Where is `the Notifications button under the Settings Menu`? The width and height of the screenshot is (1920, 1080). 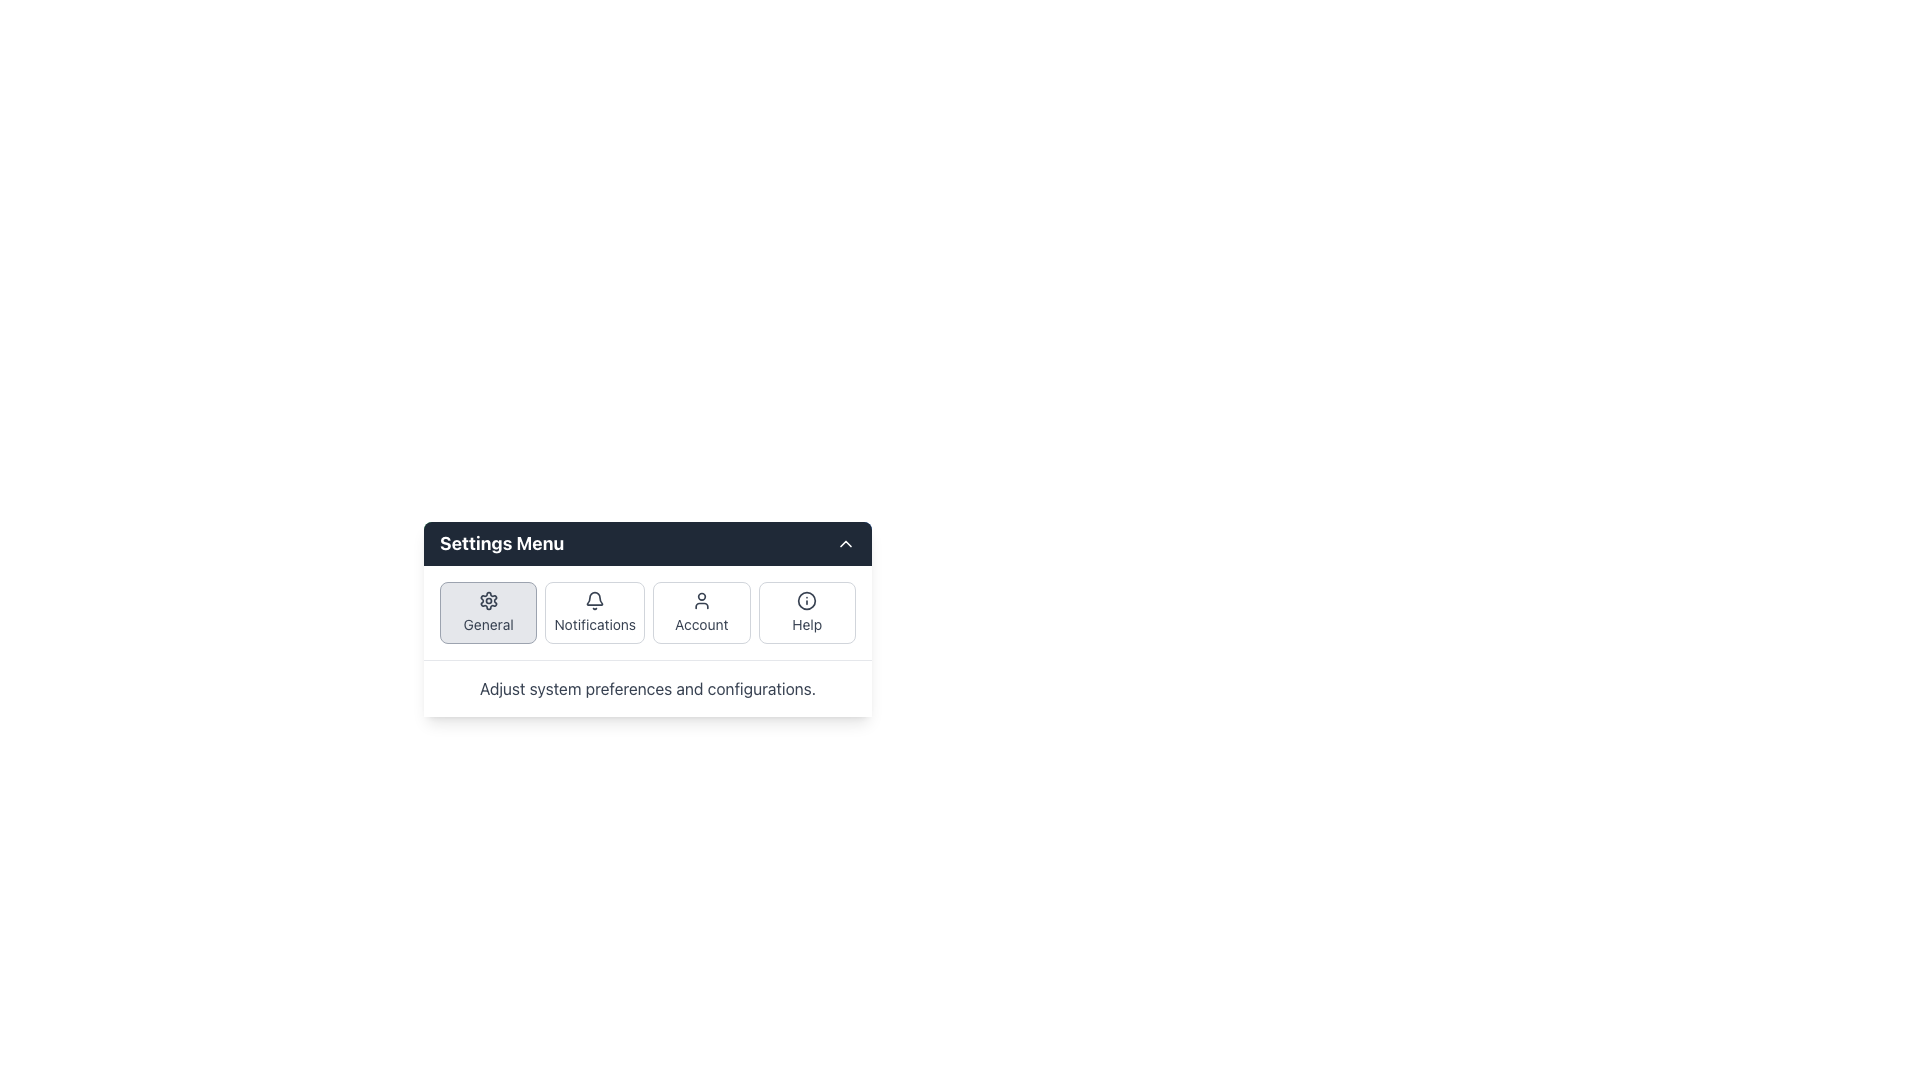
the Notifications button under the Settings Menu is located at coordinates (648, 612).